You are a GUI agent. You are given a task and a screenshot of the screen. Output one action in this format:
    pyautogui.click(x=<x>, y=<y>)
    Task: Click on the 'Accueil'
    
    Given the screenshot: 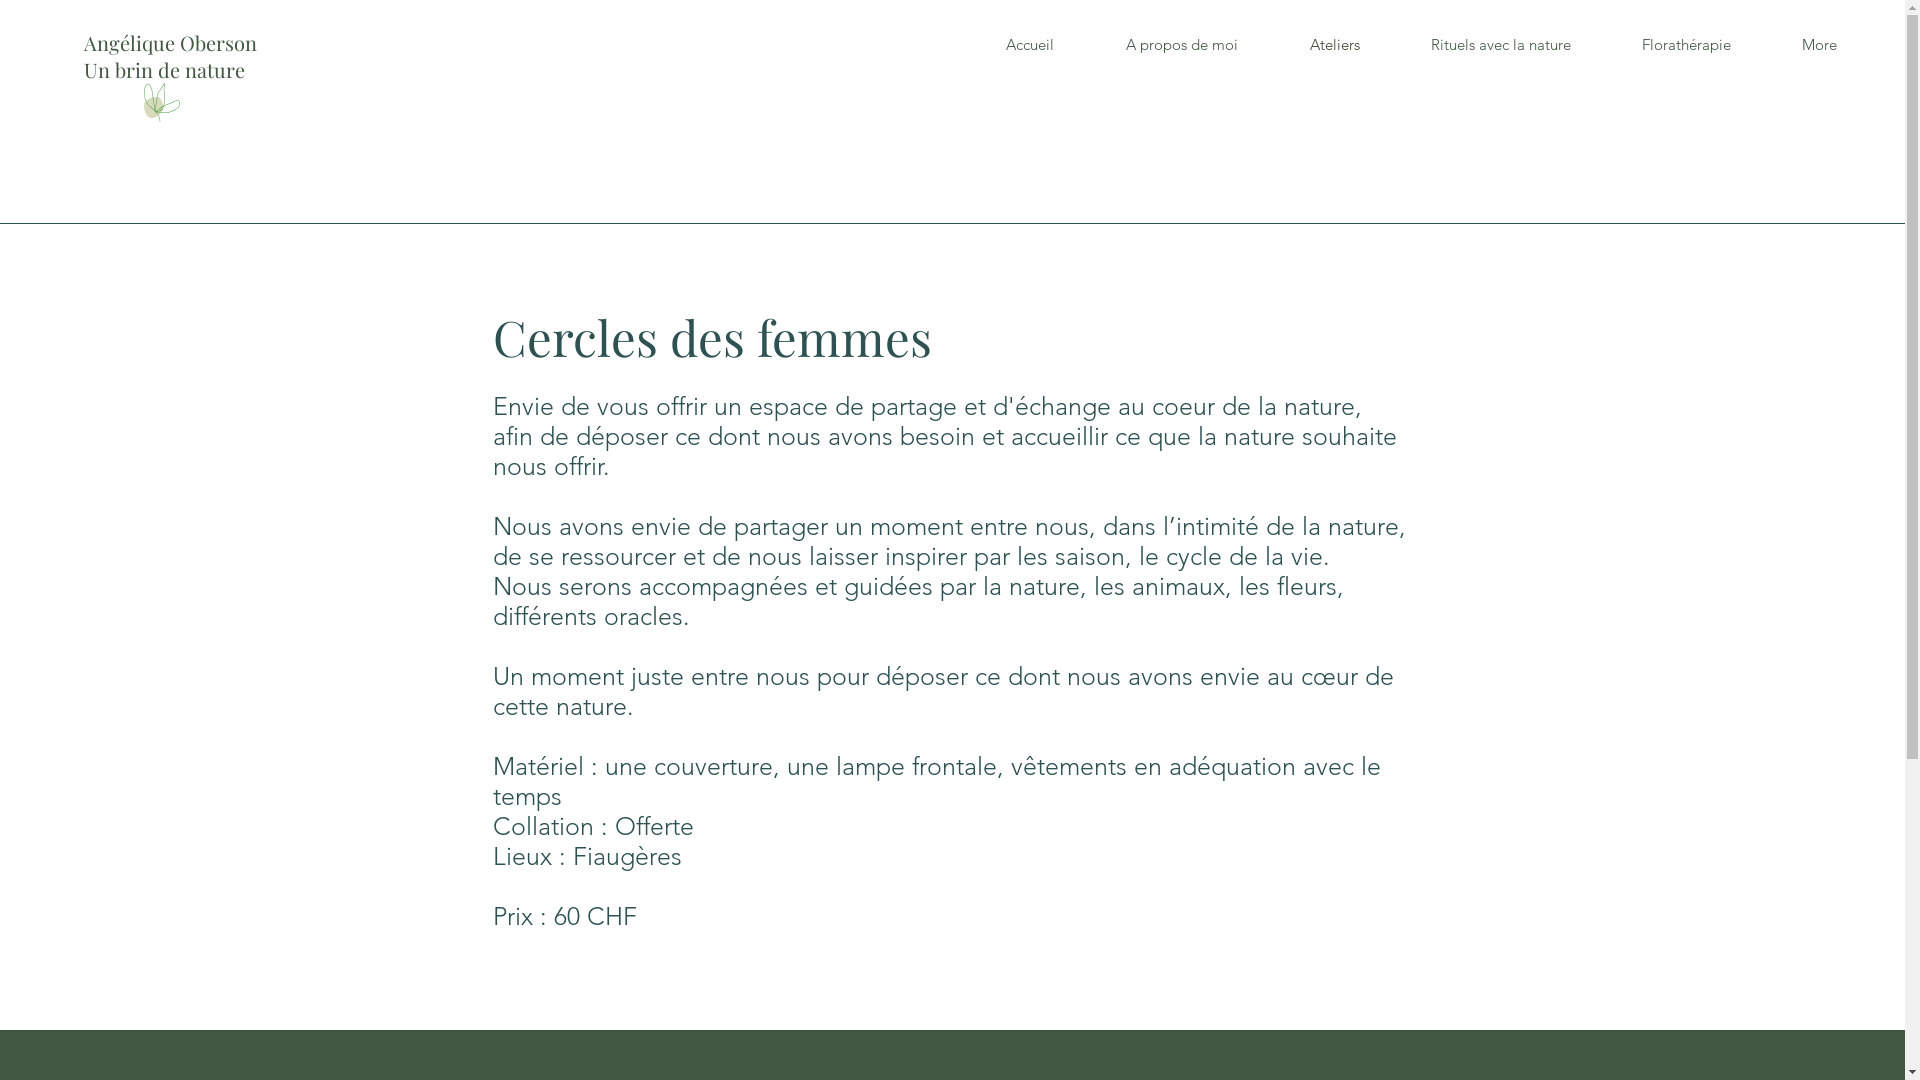 What is the action you would take?
    pyautogui.click(x=1030, y=45)
    